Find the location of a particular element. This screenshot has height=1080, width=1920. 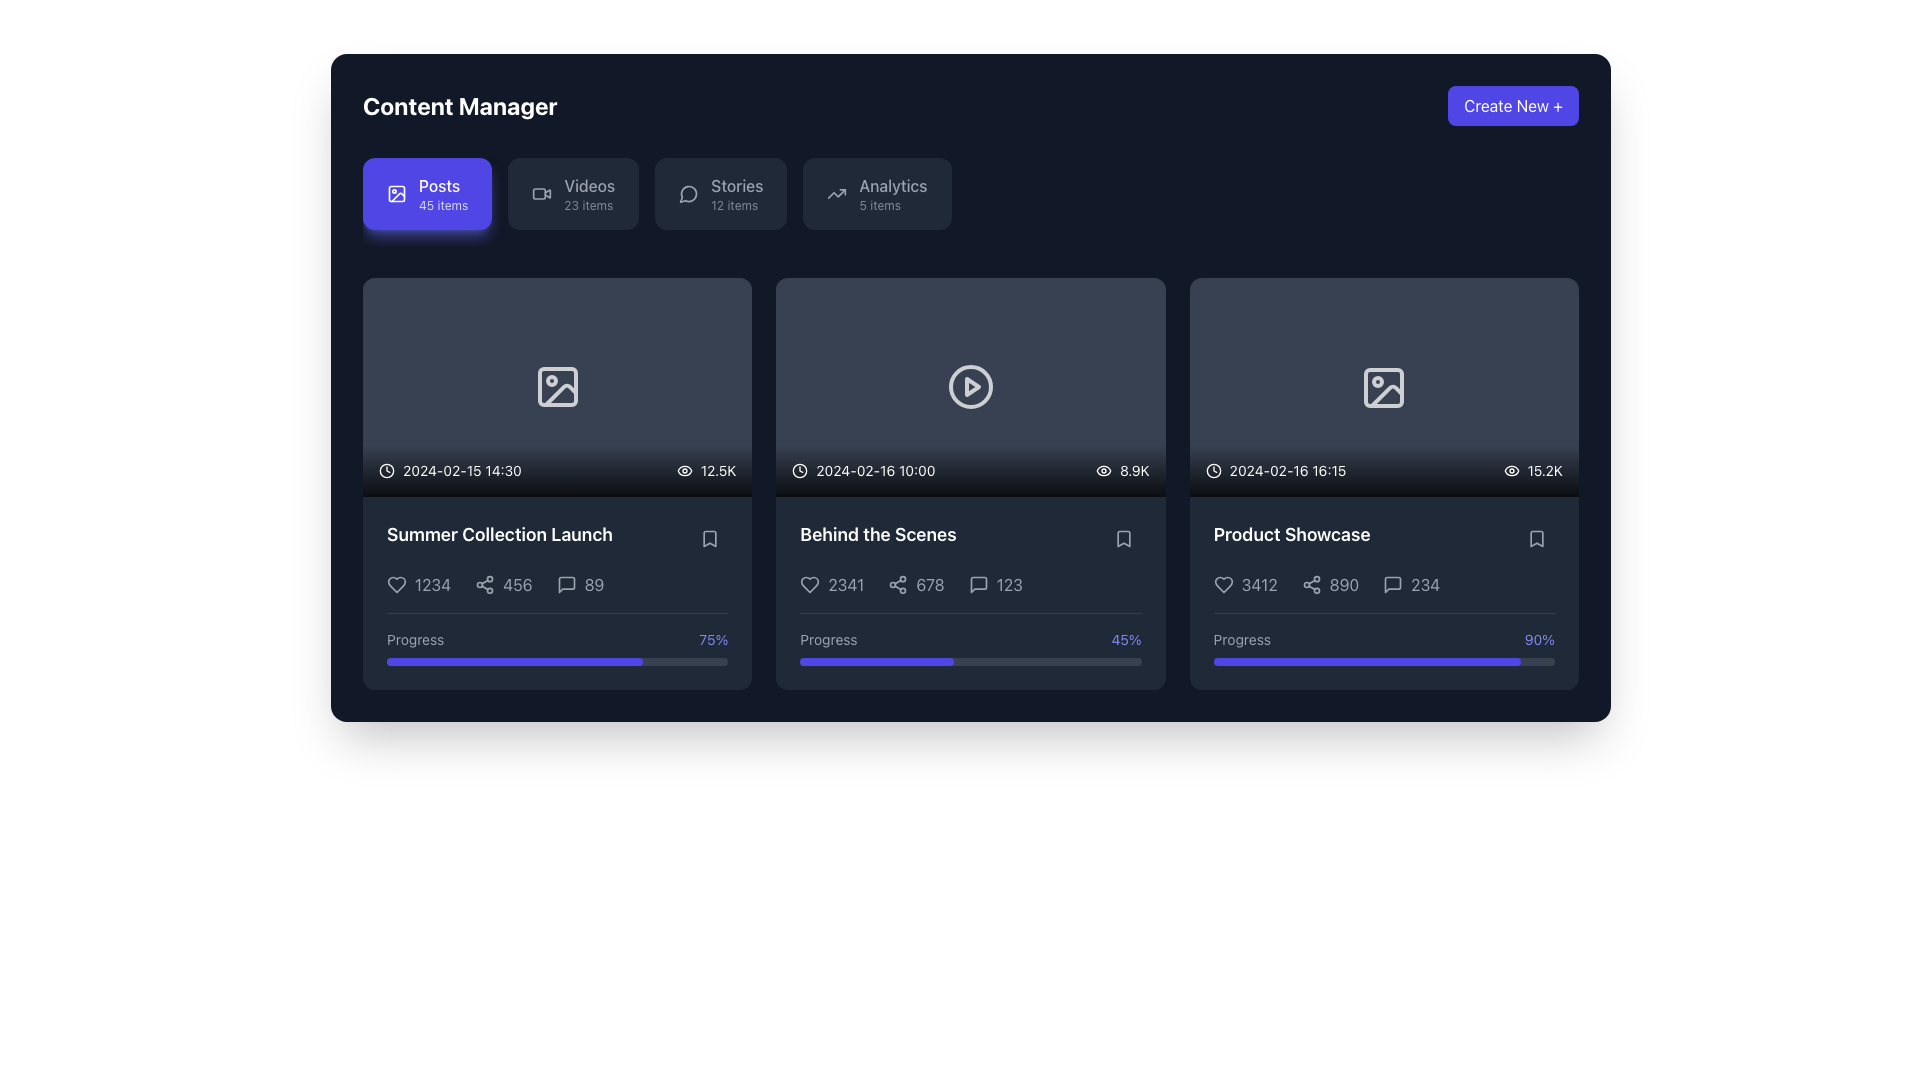

the information display panel showing the timestamp '2024-02-16 16:15' and viewer count '15.2K', located at the bottom of the rightmost card in the grid layout is located at coordinates (1383, 470).